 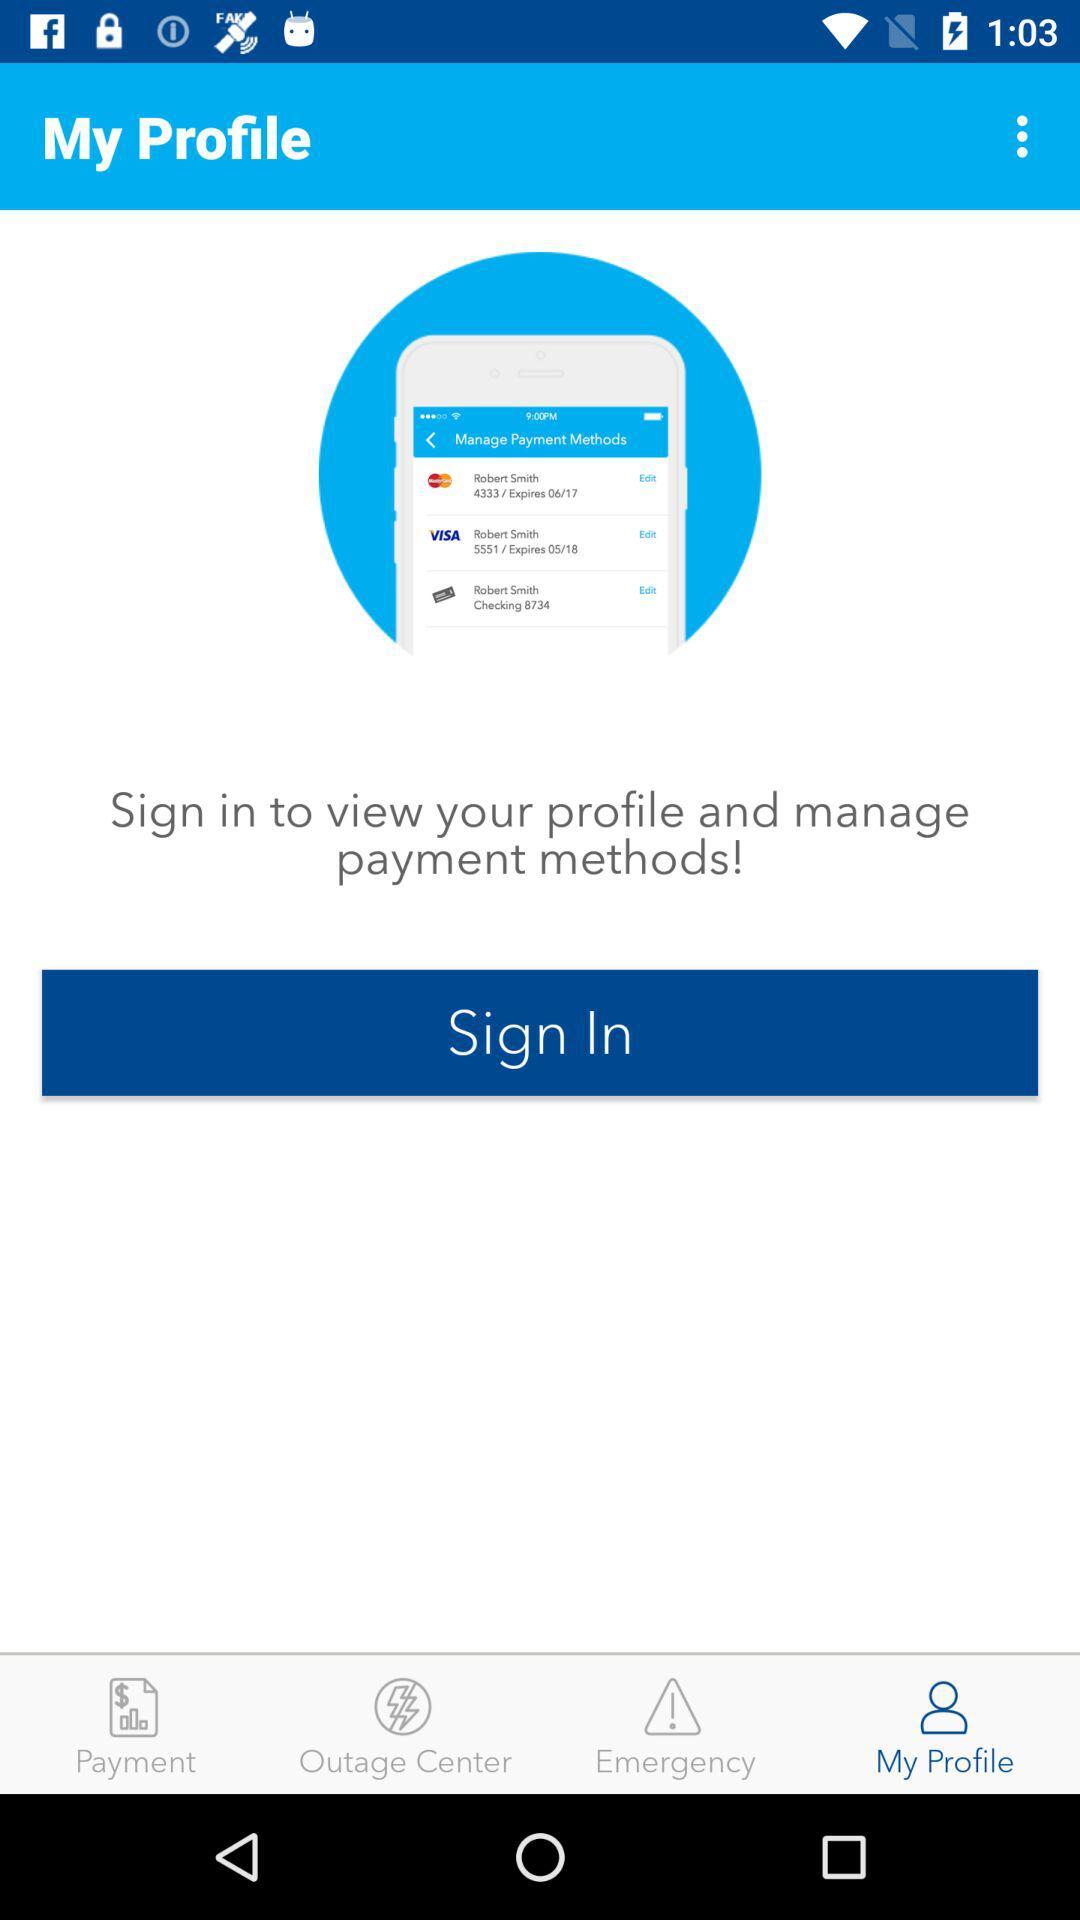 I want to click on the icon to the left of the emergency item, so click(x=405, y=1723).